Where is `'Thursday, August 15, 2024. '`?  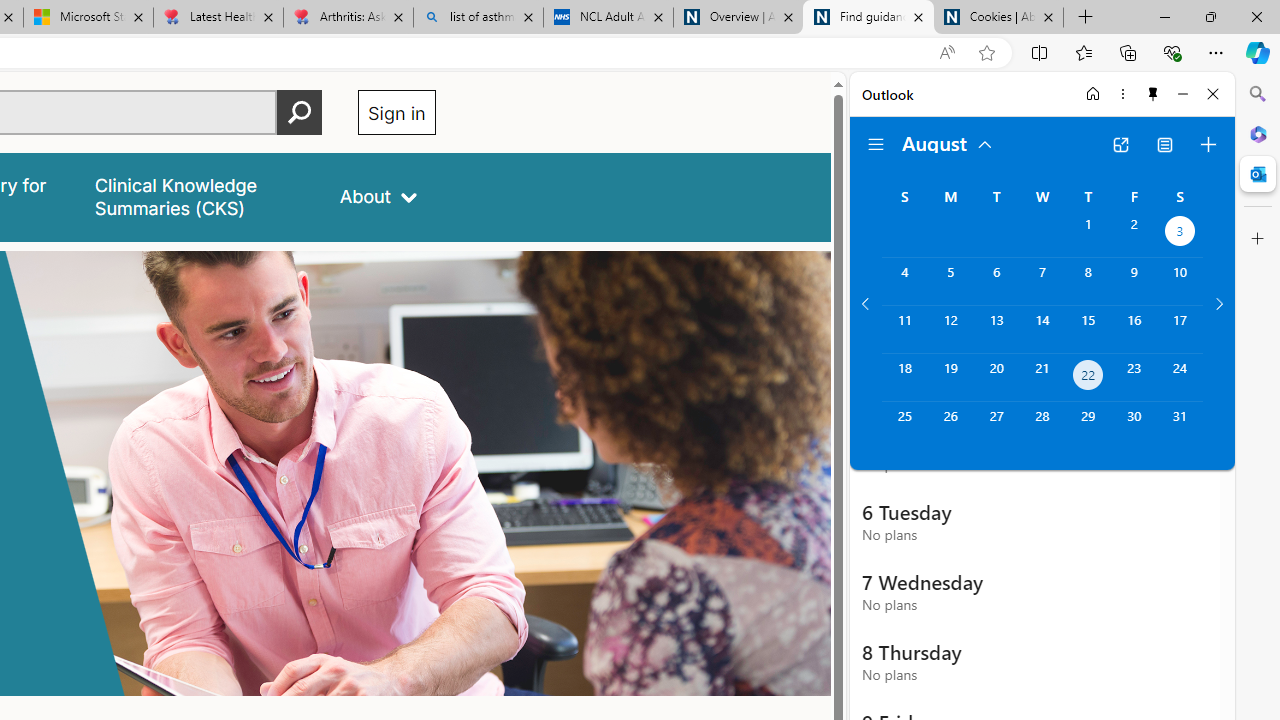 'Thursday, August 15, 2024. ' is located at coordinates (1087, 328).